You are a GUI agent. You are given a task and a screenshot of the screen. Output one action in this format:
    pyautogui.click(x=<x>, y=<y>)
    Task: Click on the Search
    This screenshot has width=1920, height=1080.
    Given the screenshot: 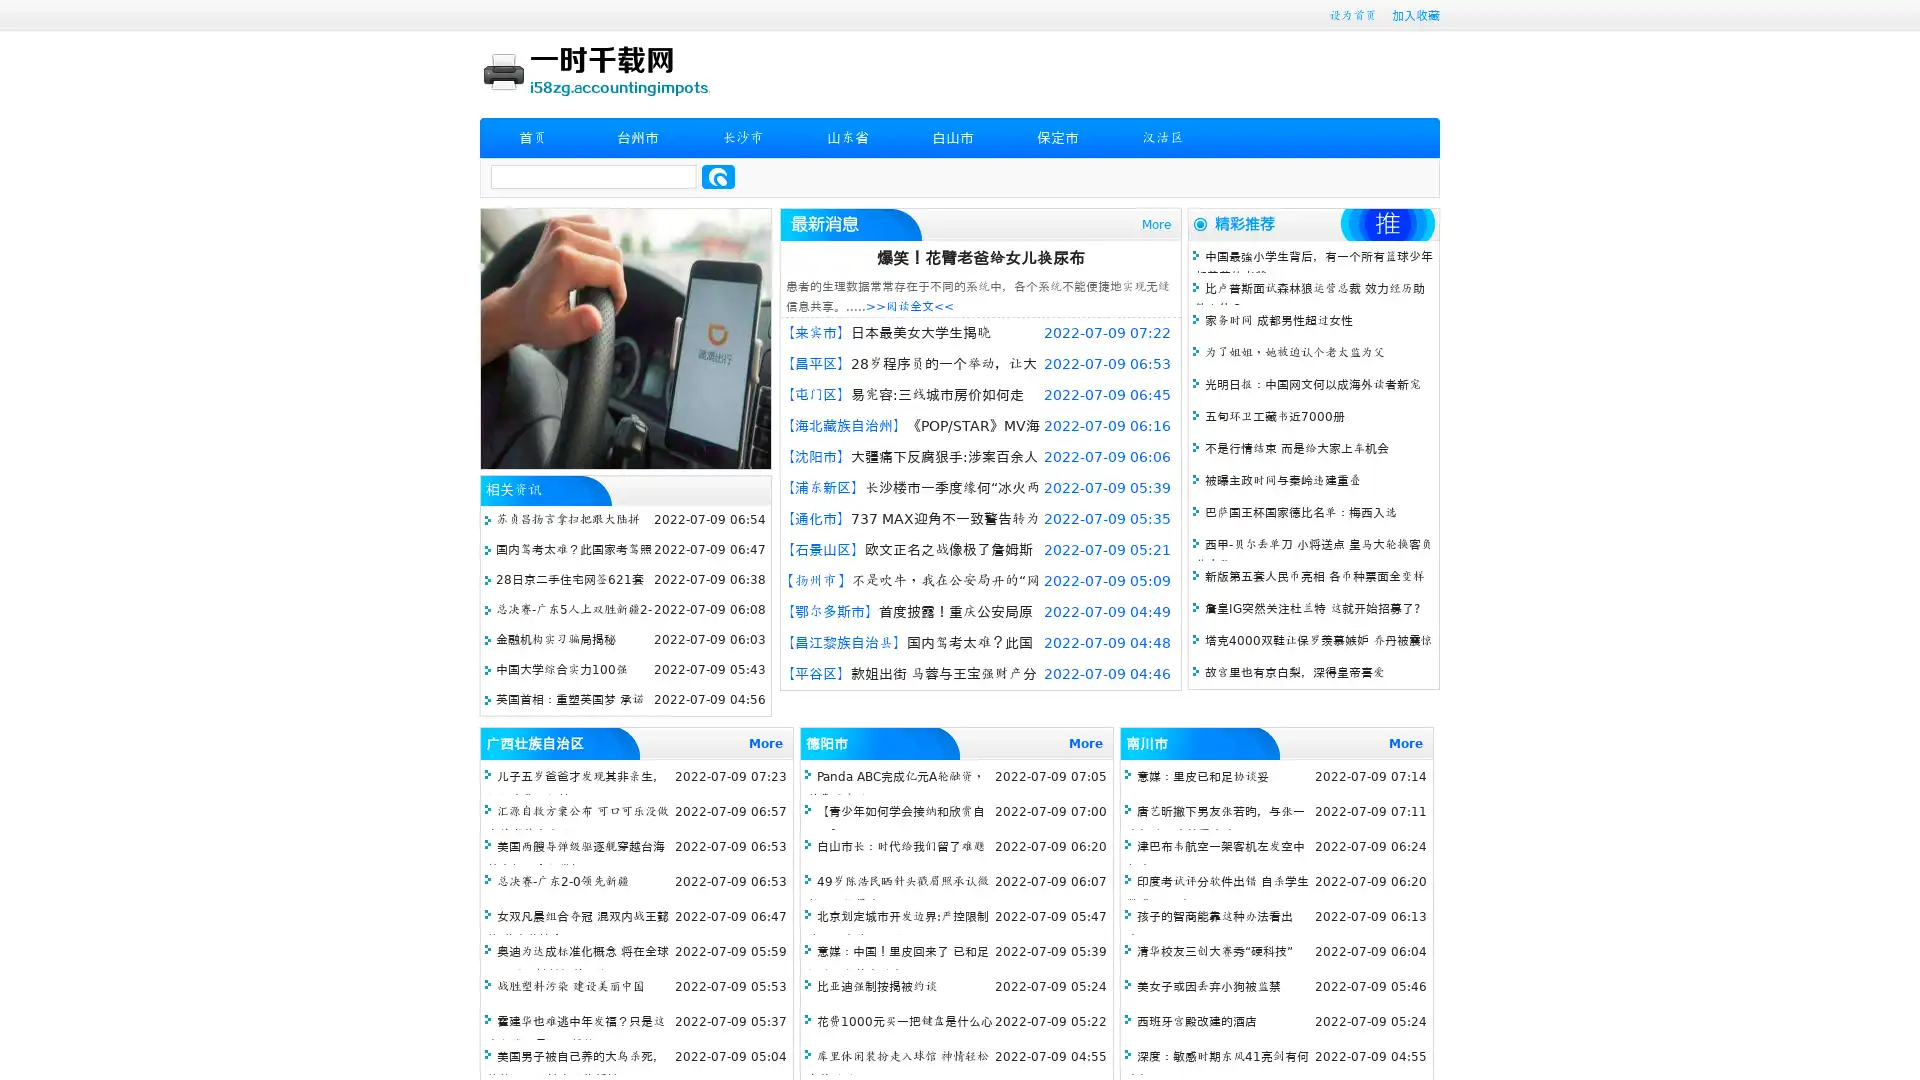 What is the action you would take?
    pyautogui.click(x=718, y=176)
    